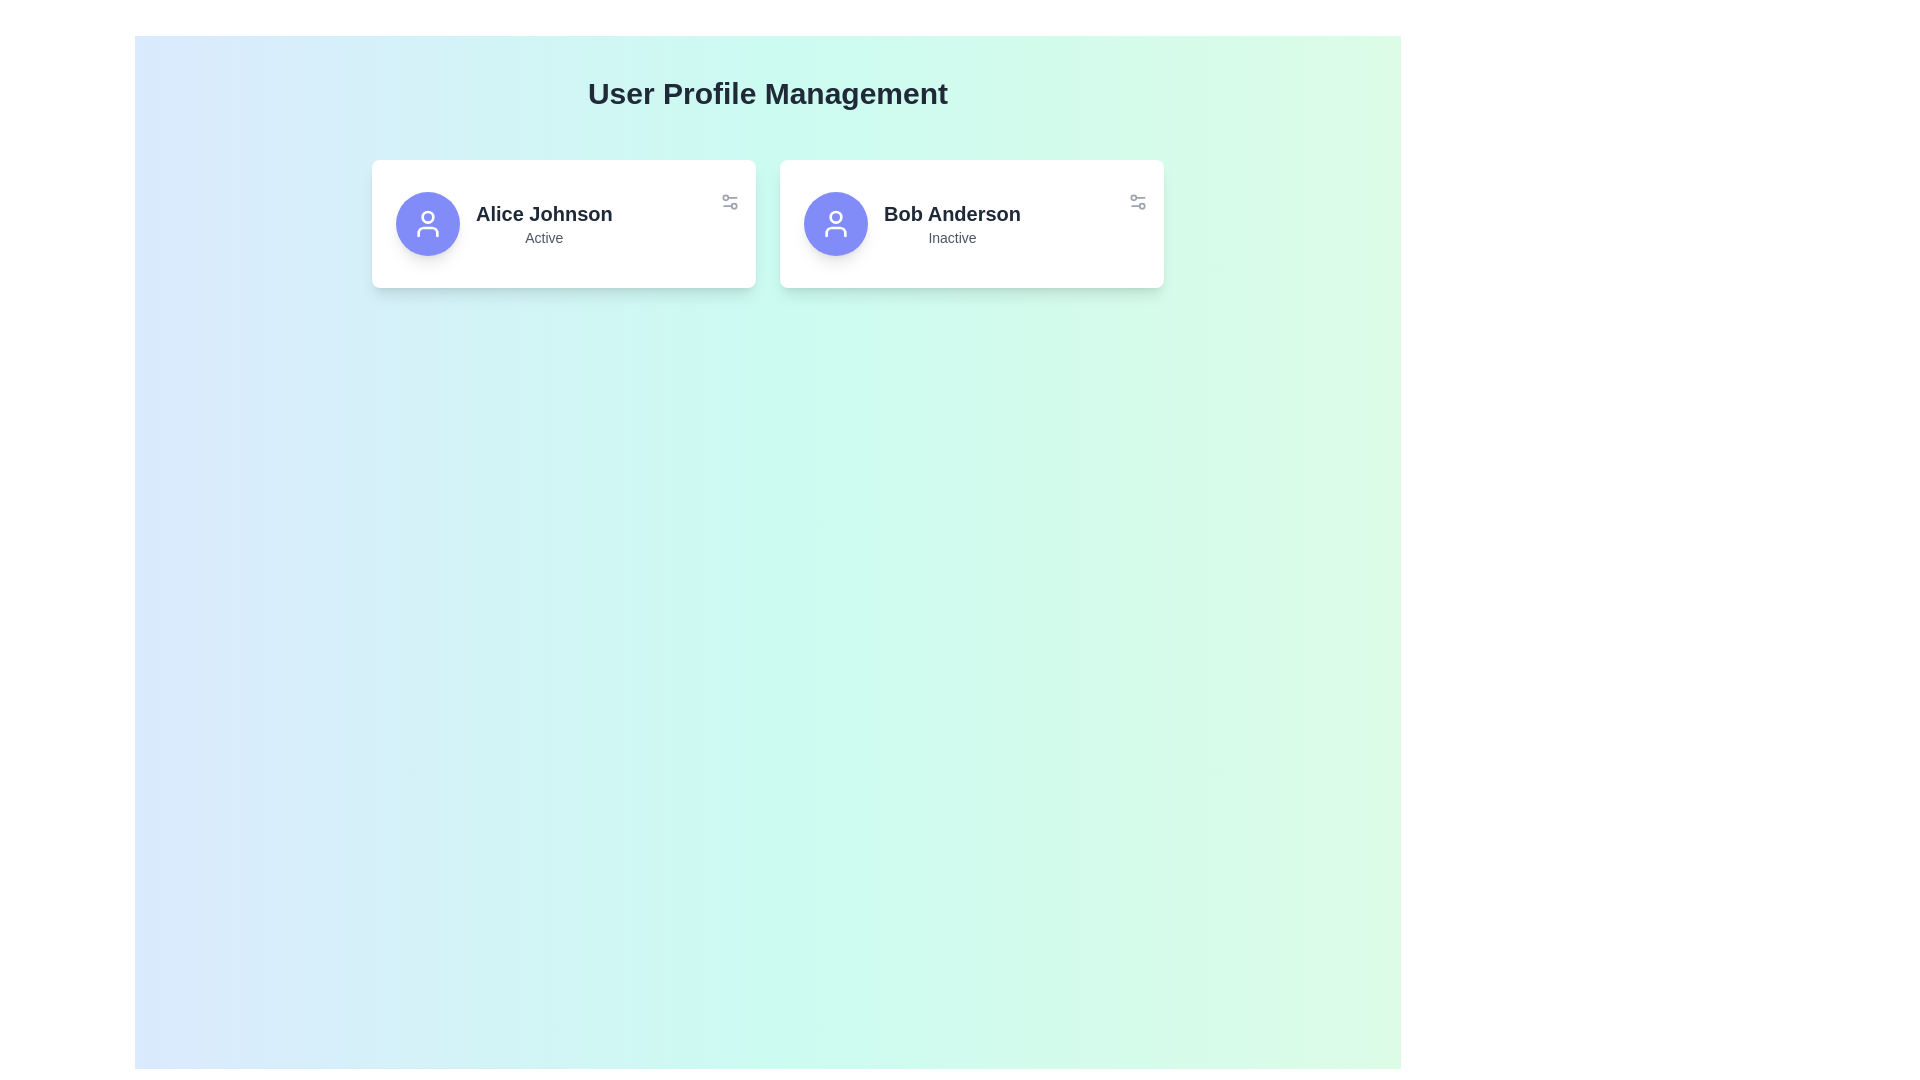 The width and height of the screenshot is (1920, 1080). What do you see at coordinates (544, 223) in the screenshot?
I see `the text display component that shows the name and status of a user, located in the right section of the user profile card adjacent to the circular avatar` at bounding box center [544, 223].